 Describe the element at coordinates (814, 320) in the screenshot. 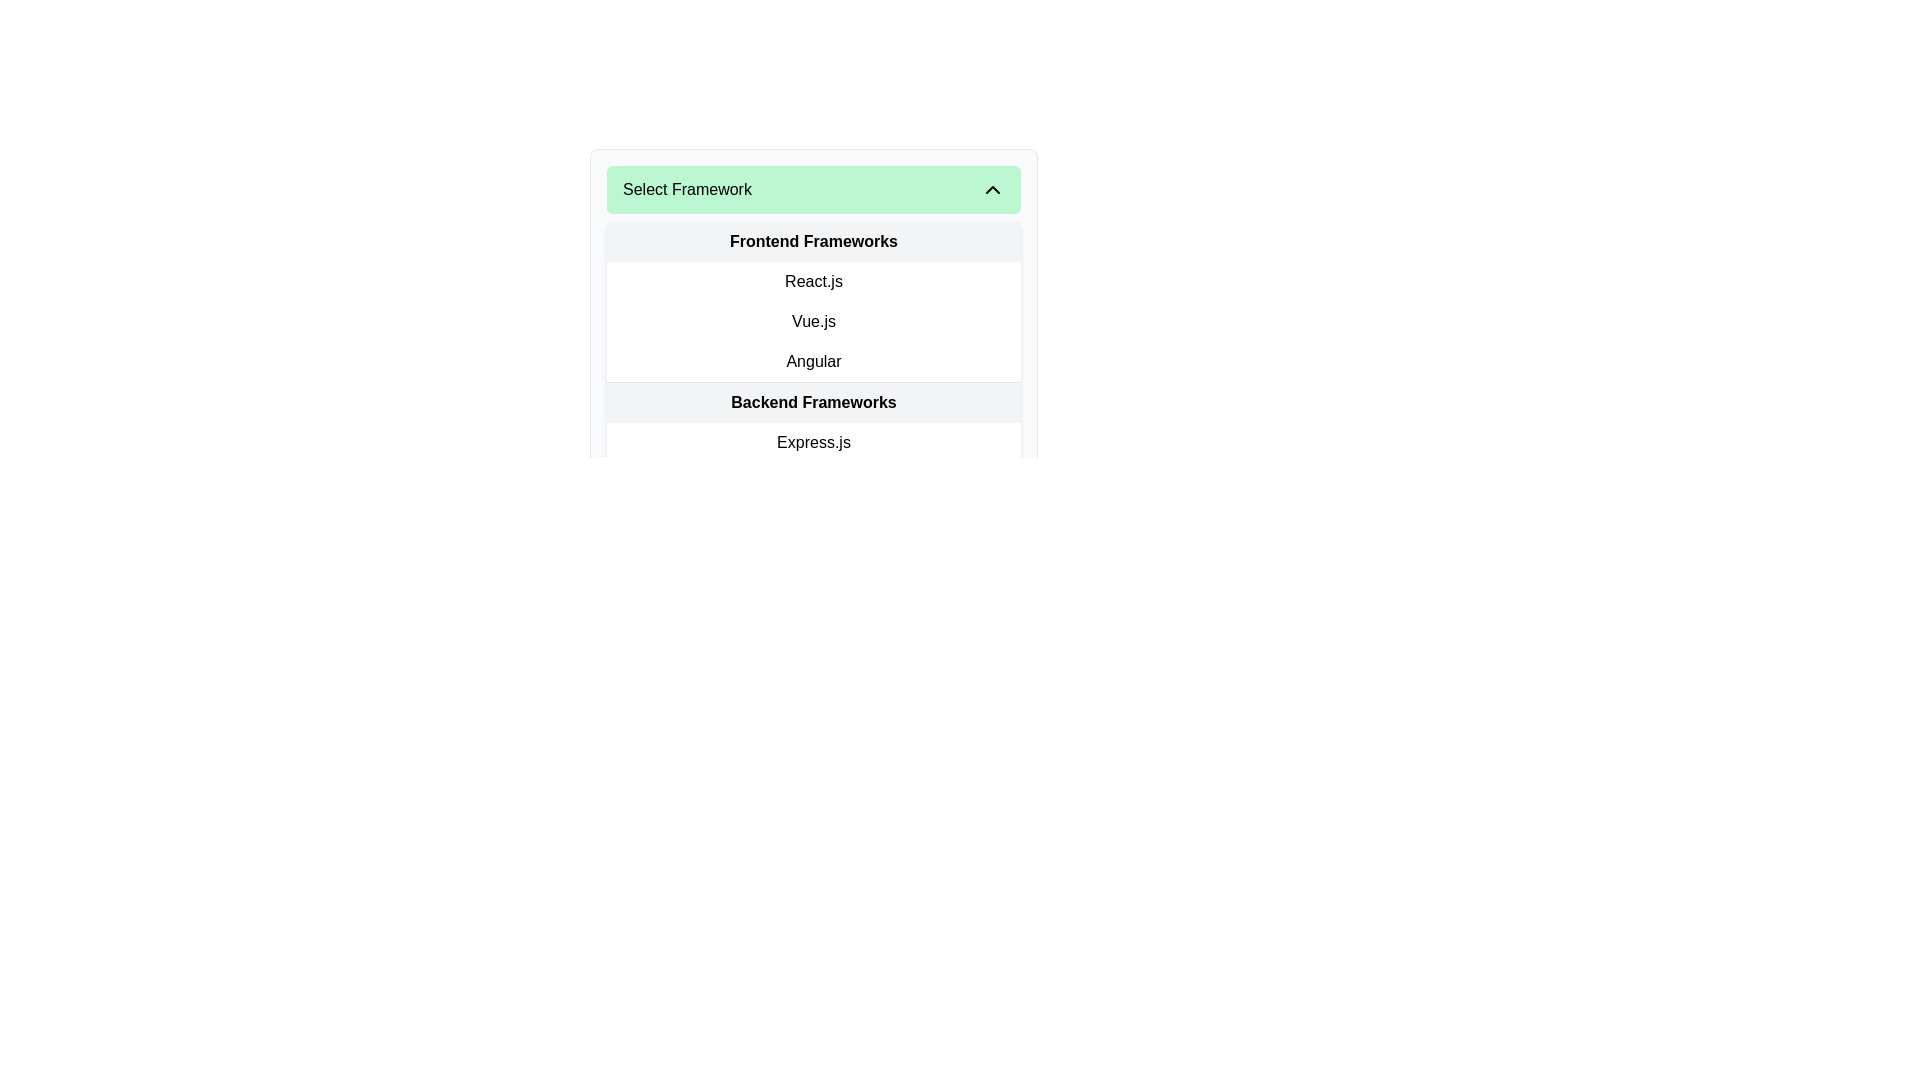

I see `the 'Vue.js' option in the 'Frontend Frameworks' menu, which is the second item in the list between 'React.js' and 'Angular'` at that location.